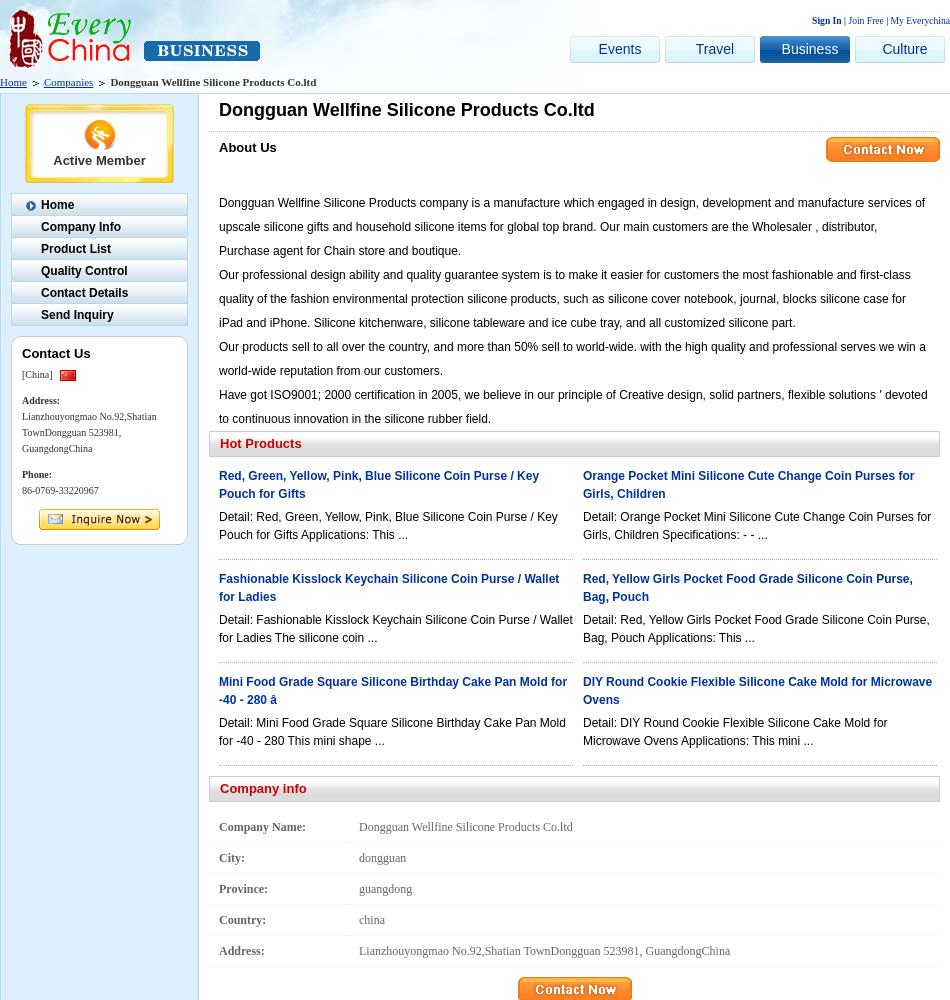  I want to click on 'Company info', so click(261, 788).